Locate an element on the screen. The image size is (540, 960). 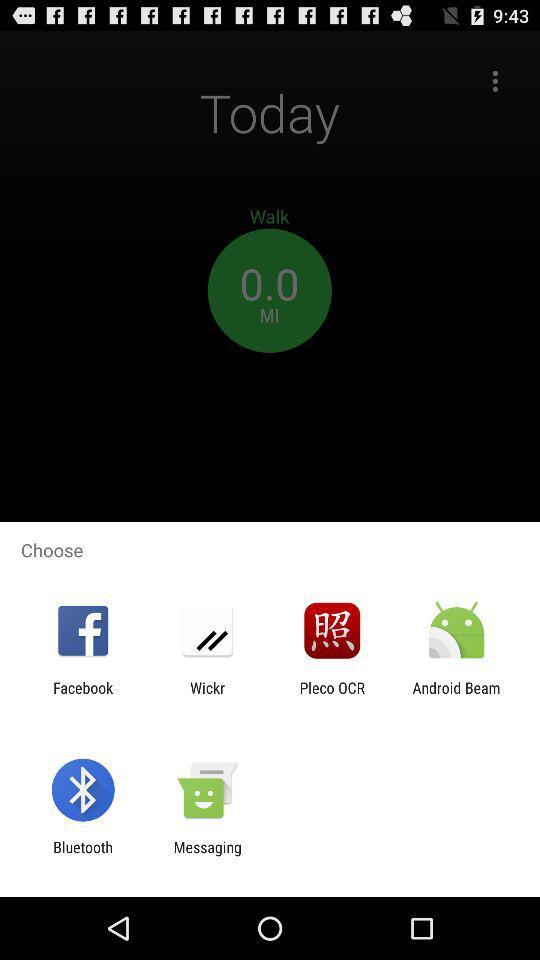
messaging is located at coordinates (206, 855).